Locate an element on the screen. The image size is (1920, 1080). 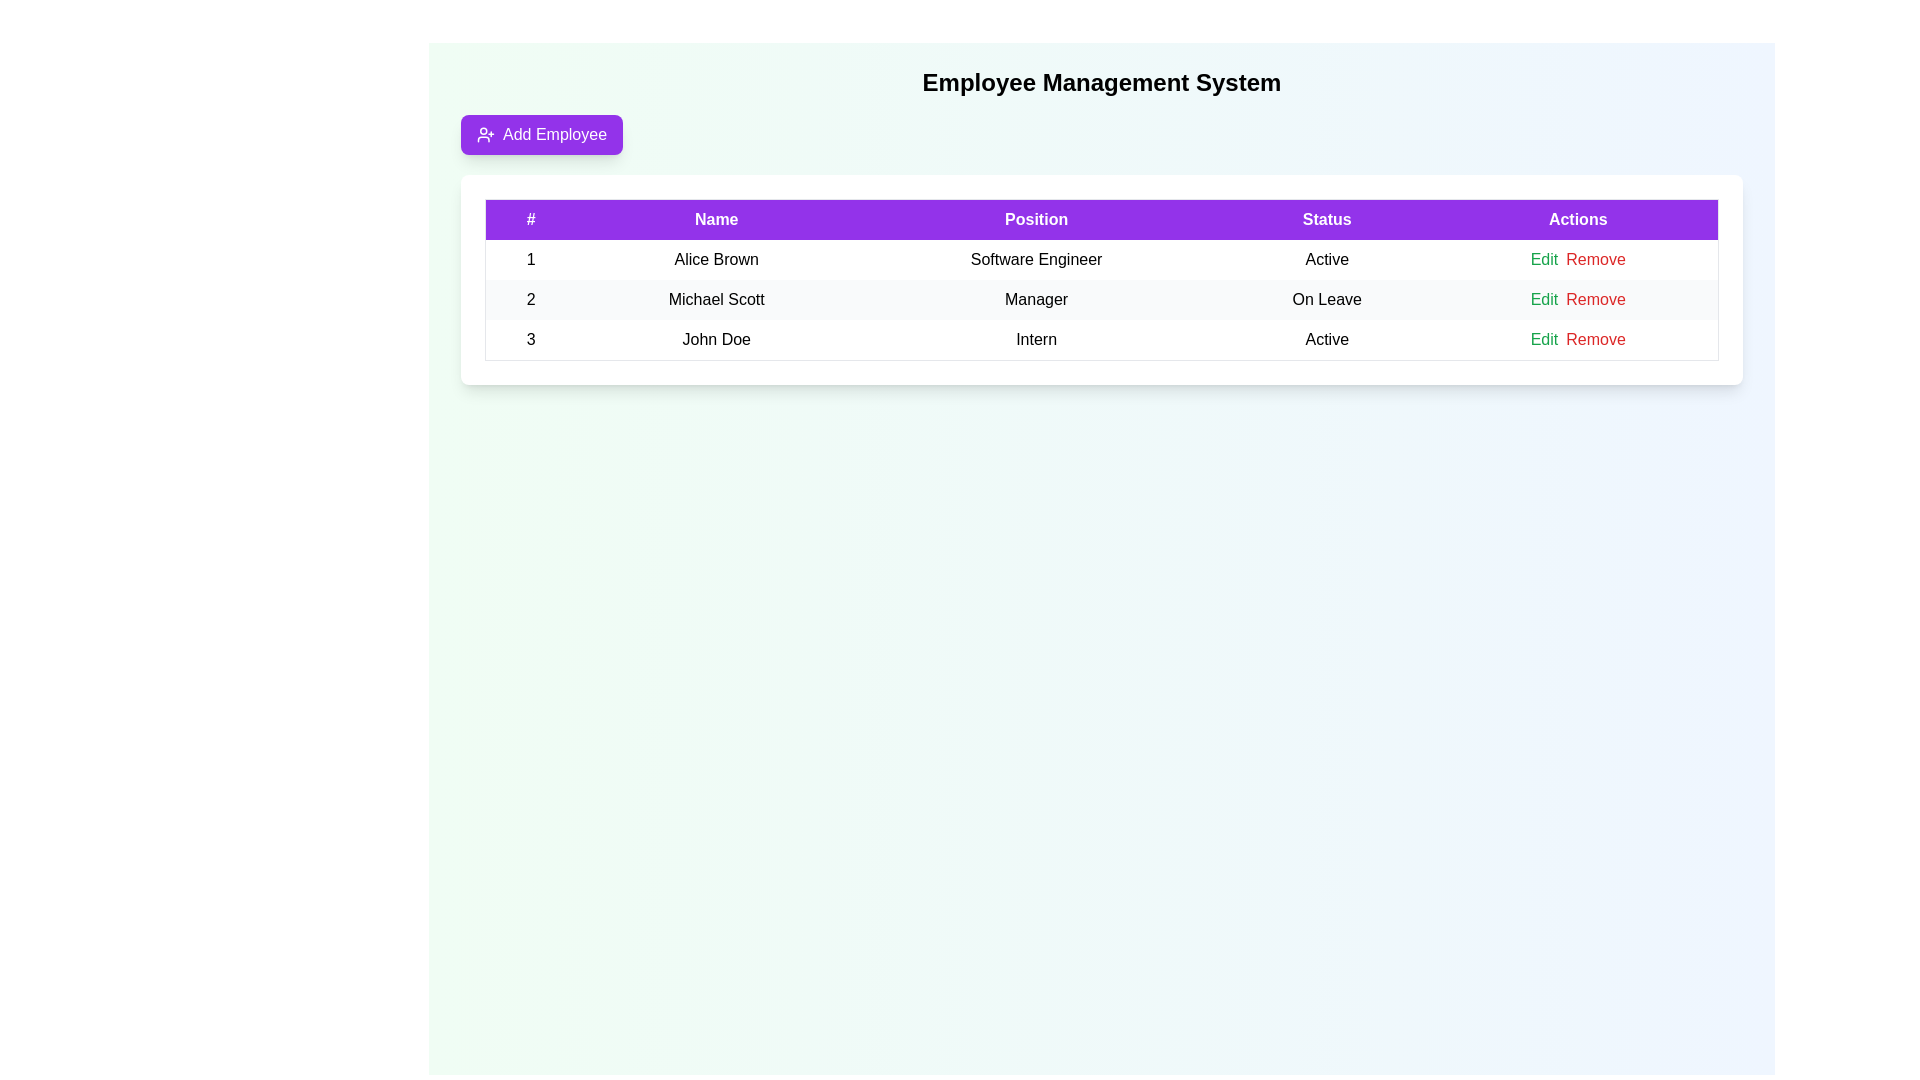
the static text label displaying the name 'John Doe' in the employee management system, located in row 3, second column labeled 'Name' is located at coordinates (716, 339).